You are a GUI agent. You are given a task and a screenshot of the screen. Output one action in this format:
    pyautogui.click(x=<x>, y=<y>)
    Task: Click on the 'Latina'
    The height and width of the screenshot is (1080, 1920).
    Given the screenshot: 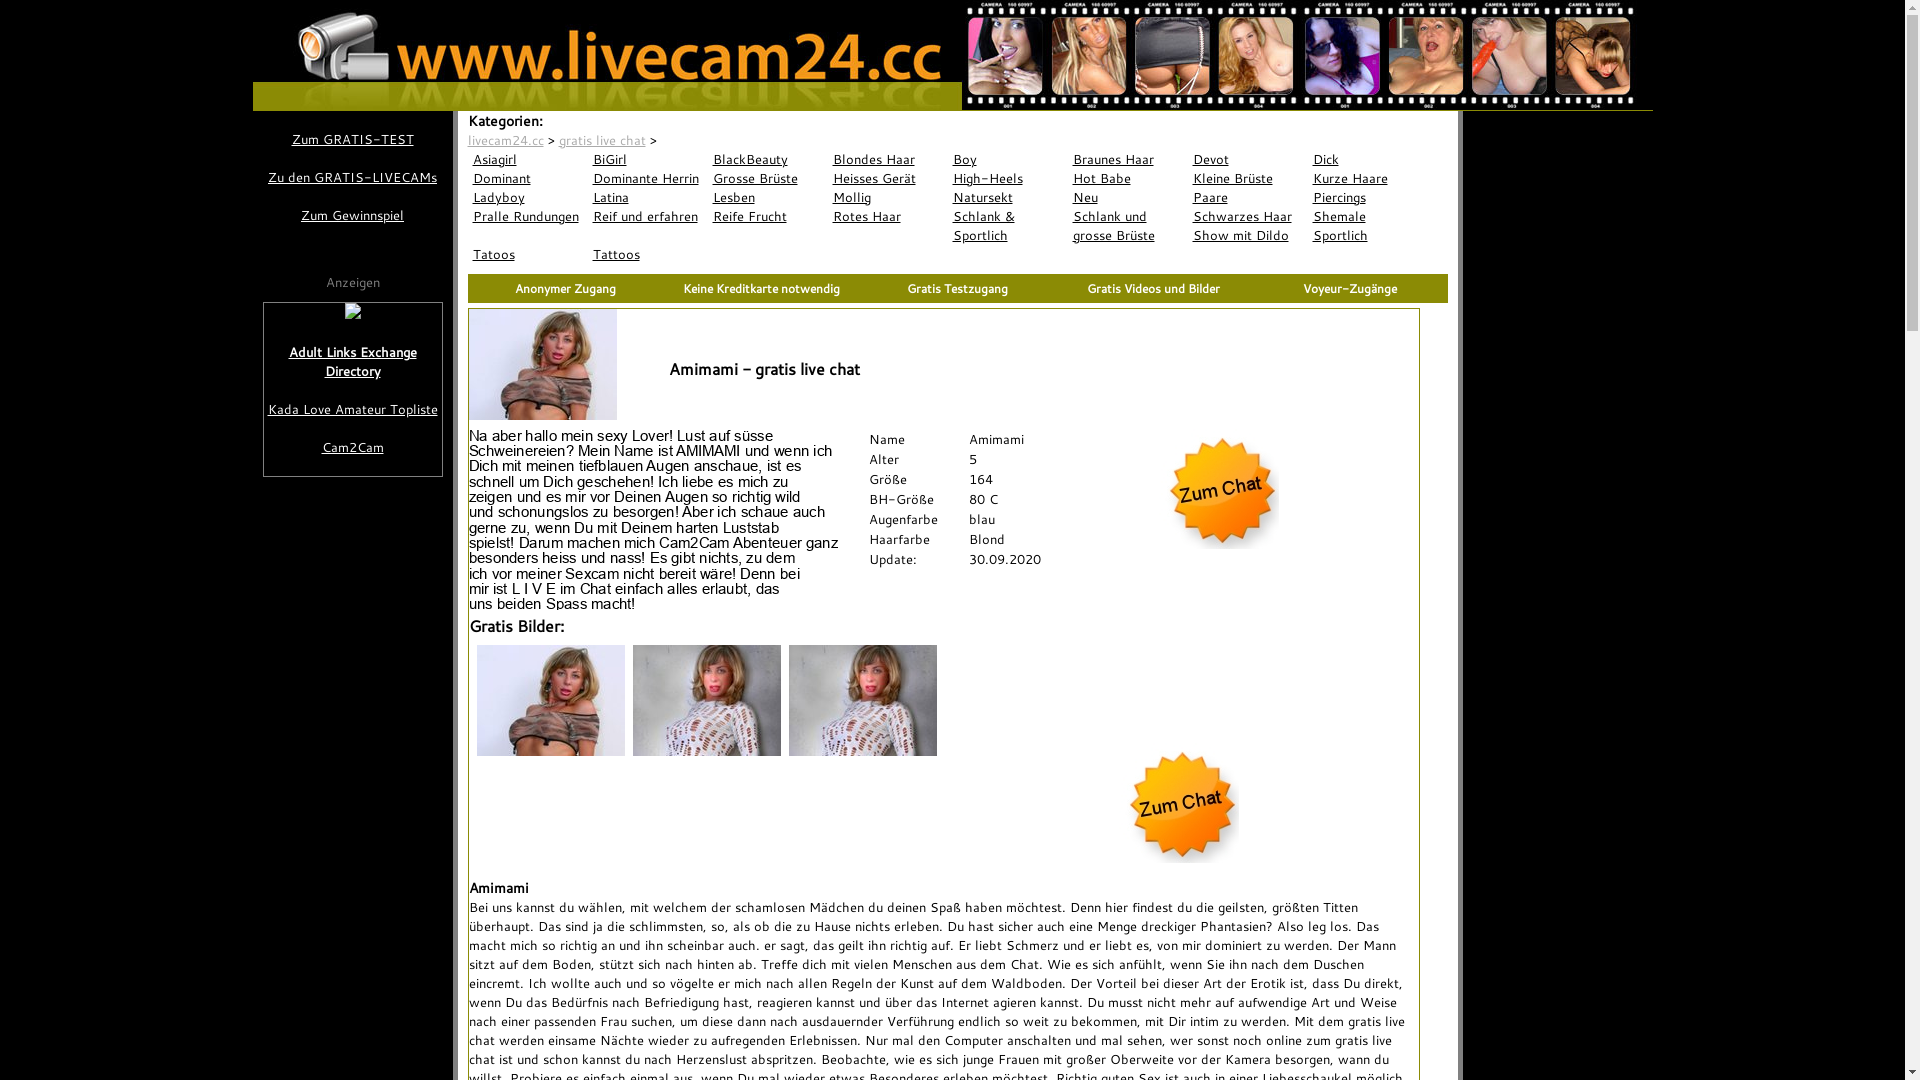 What is the action you would take?
    pyautogui.click(x=648, y=197)
    